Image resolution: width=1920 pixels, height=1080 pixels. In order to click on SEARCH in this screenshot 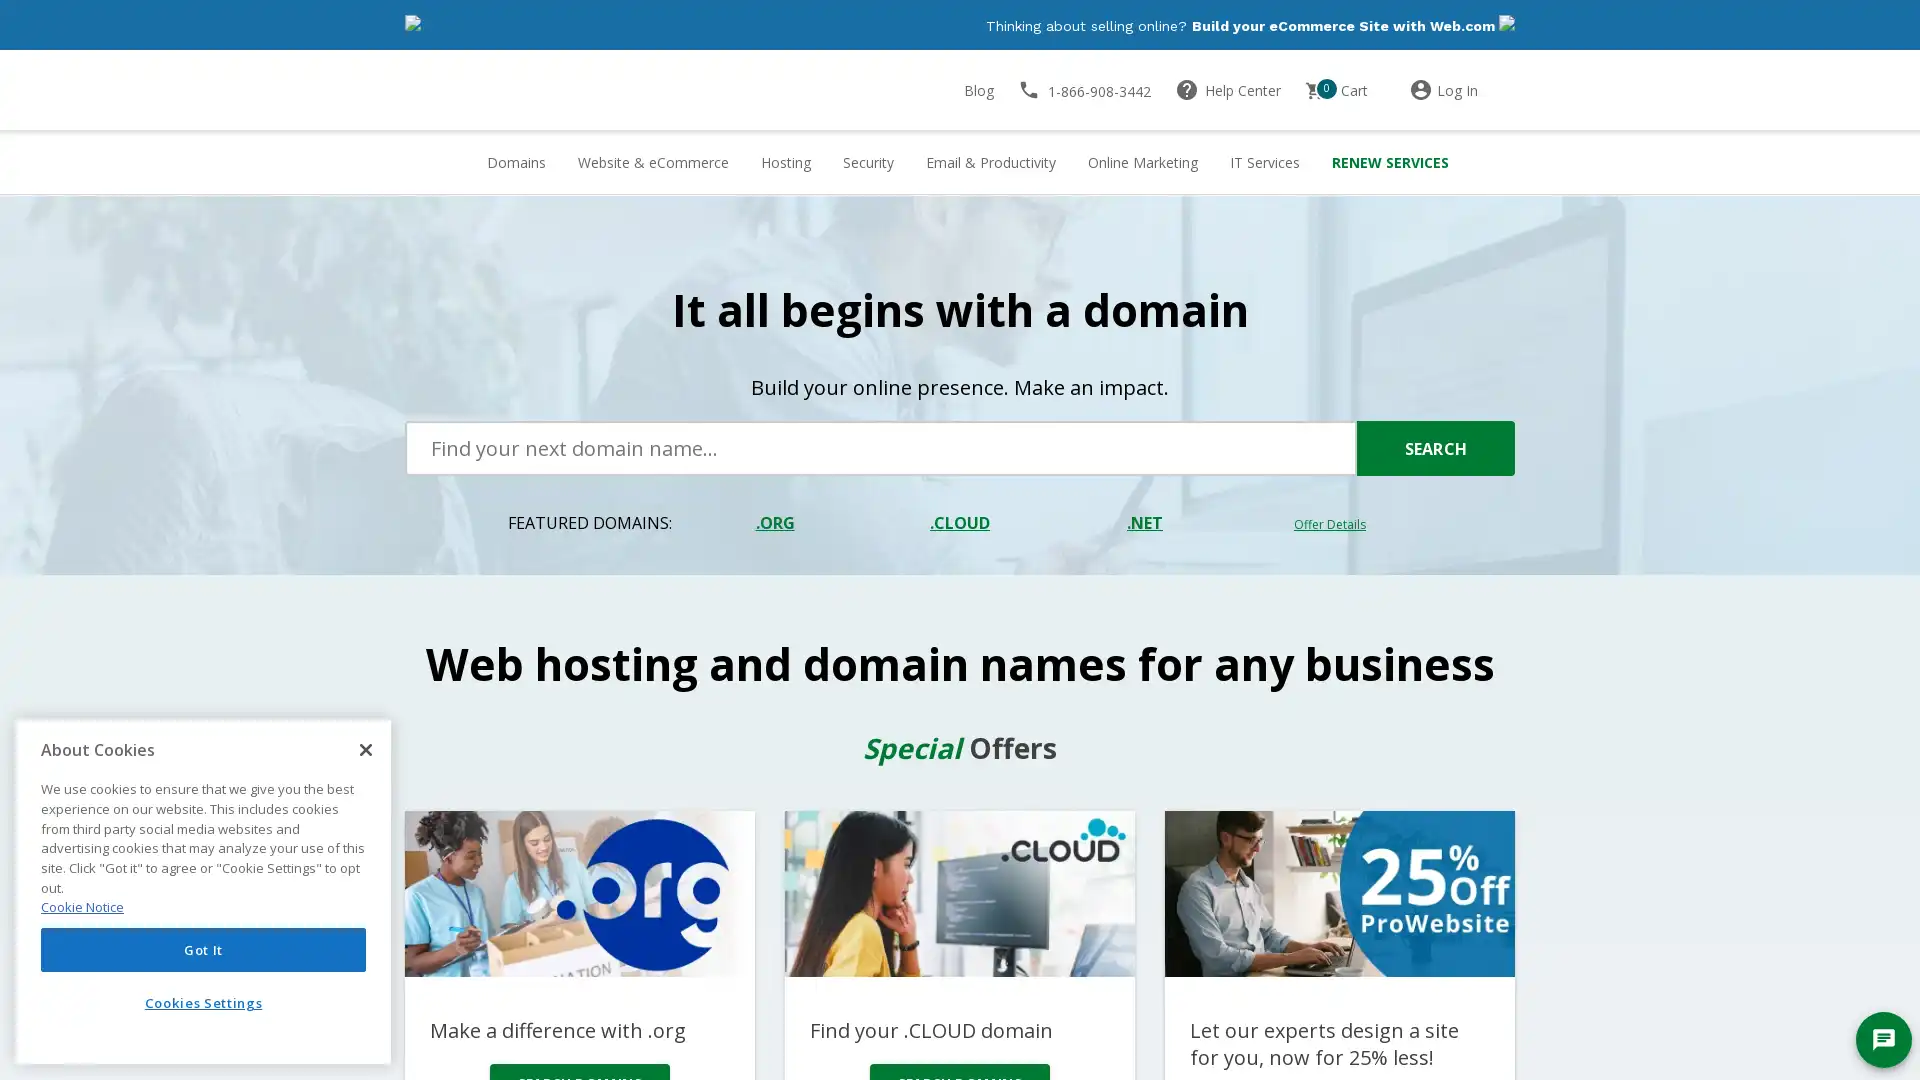, I will do `click(1434, 450)`.